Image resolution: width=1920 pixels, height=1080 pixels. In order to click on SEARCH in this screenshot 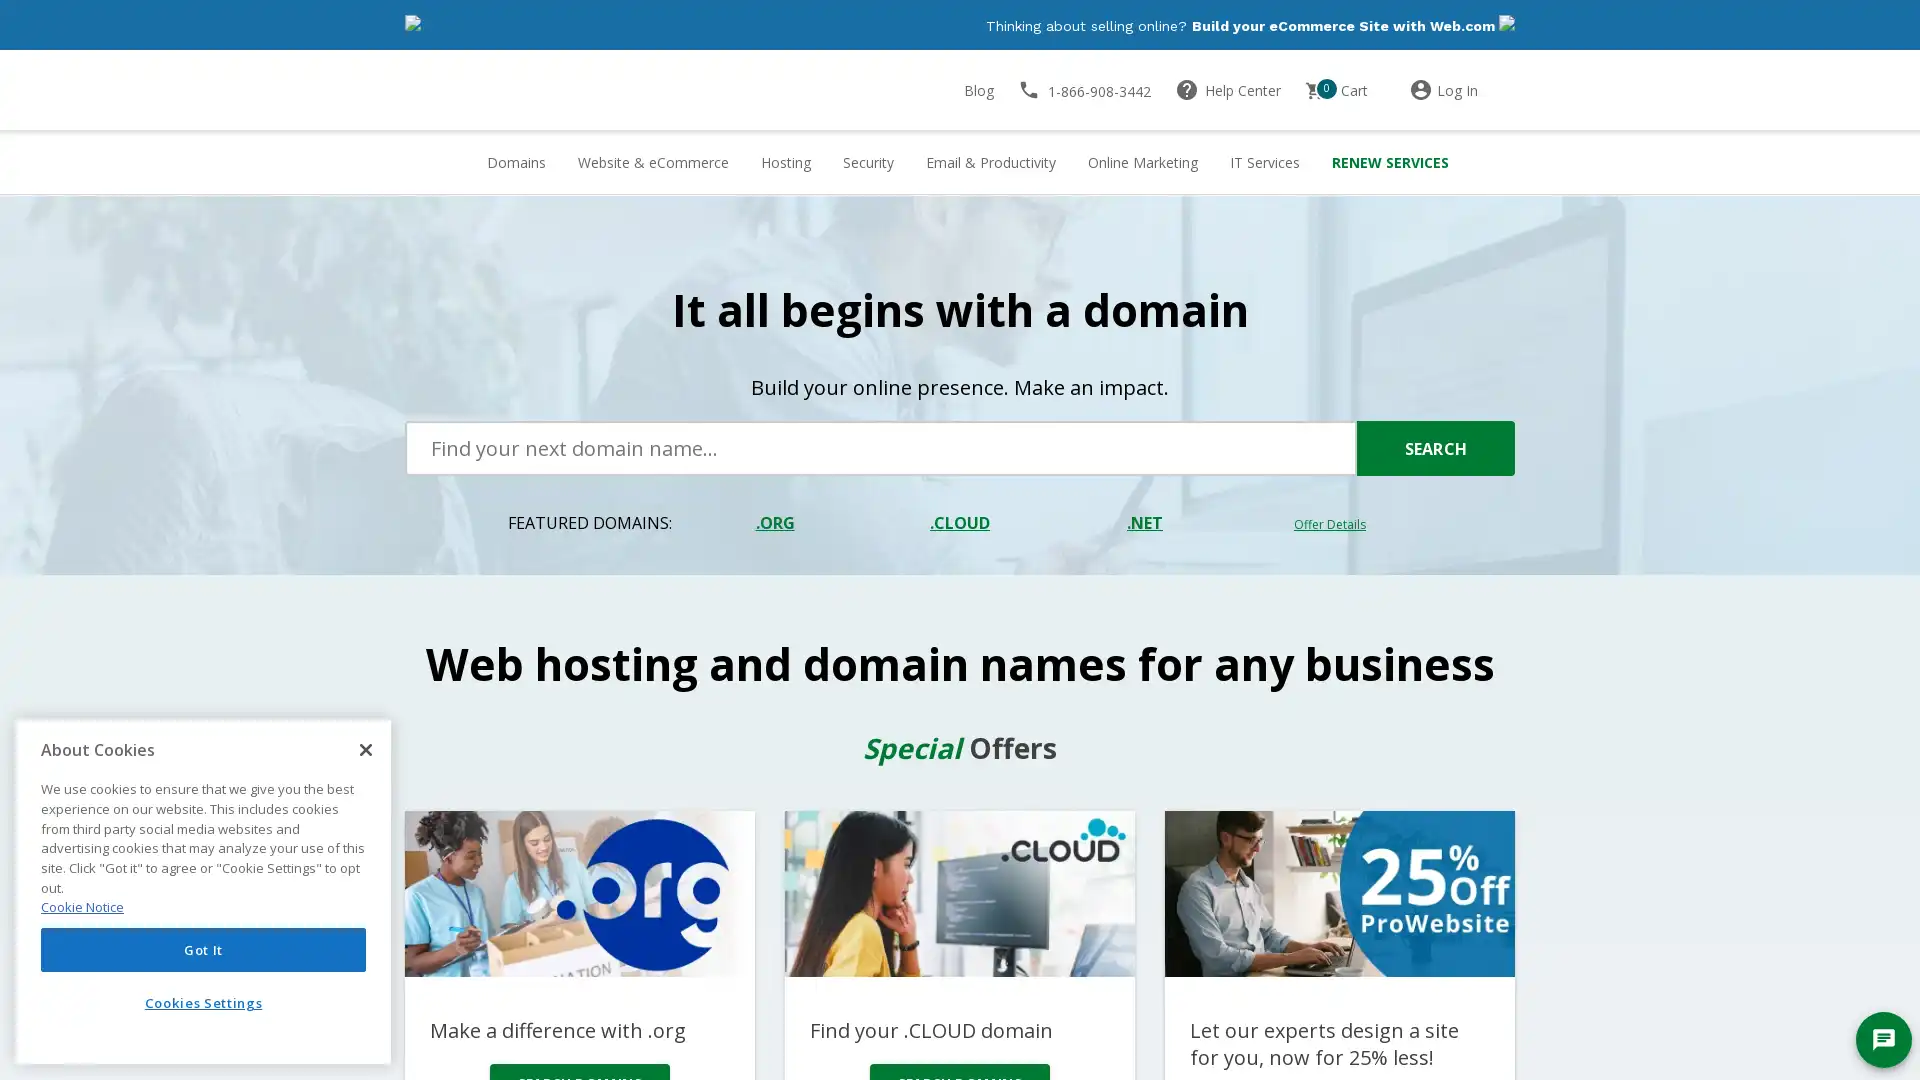, I will do `click(1434, 450)`.